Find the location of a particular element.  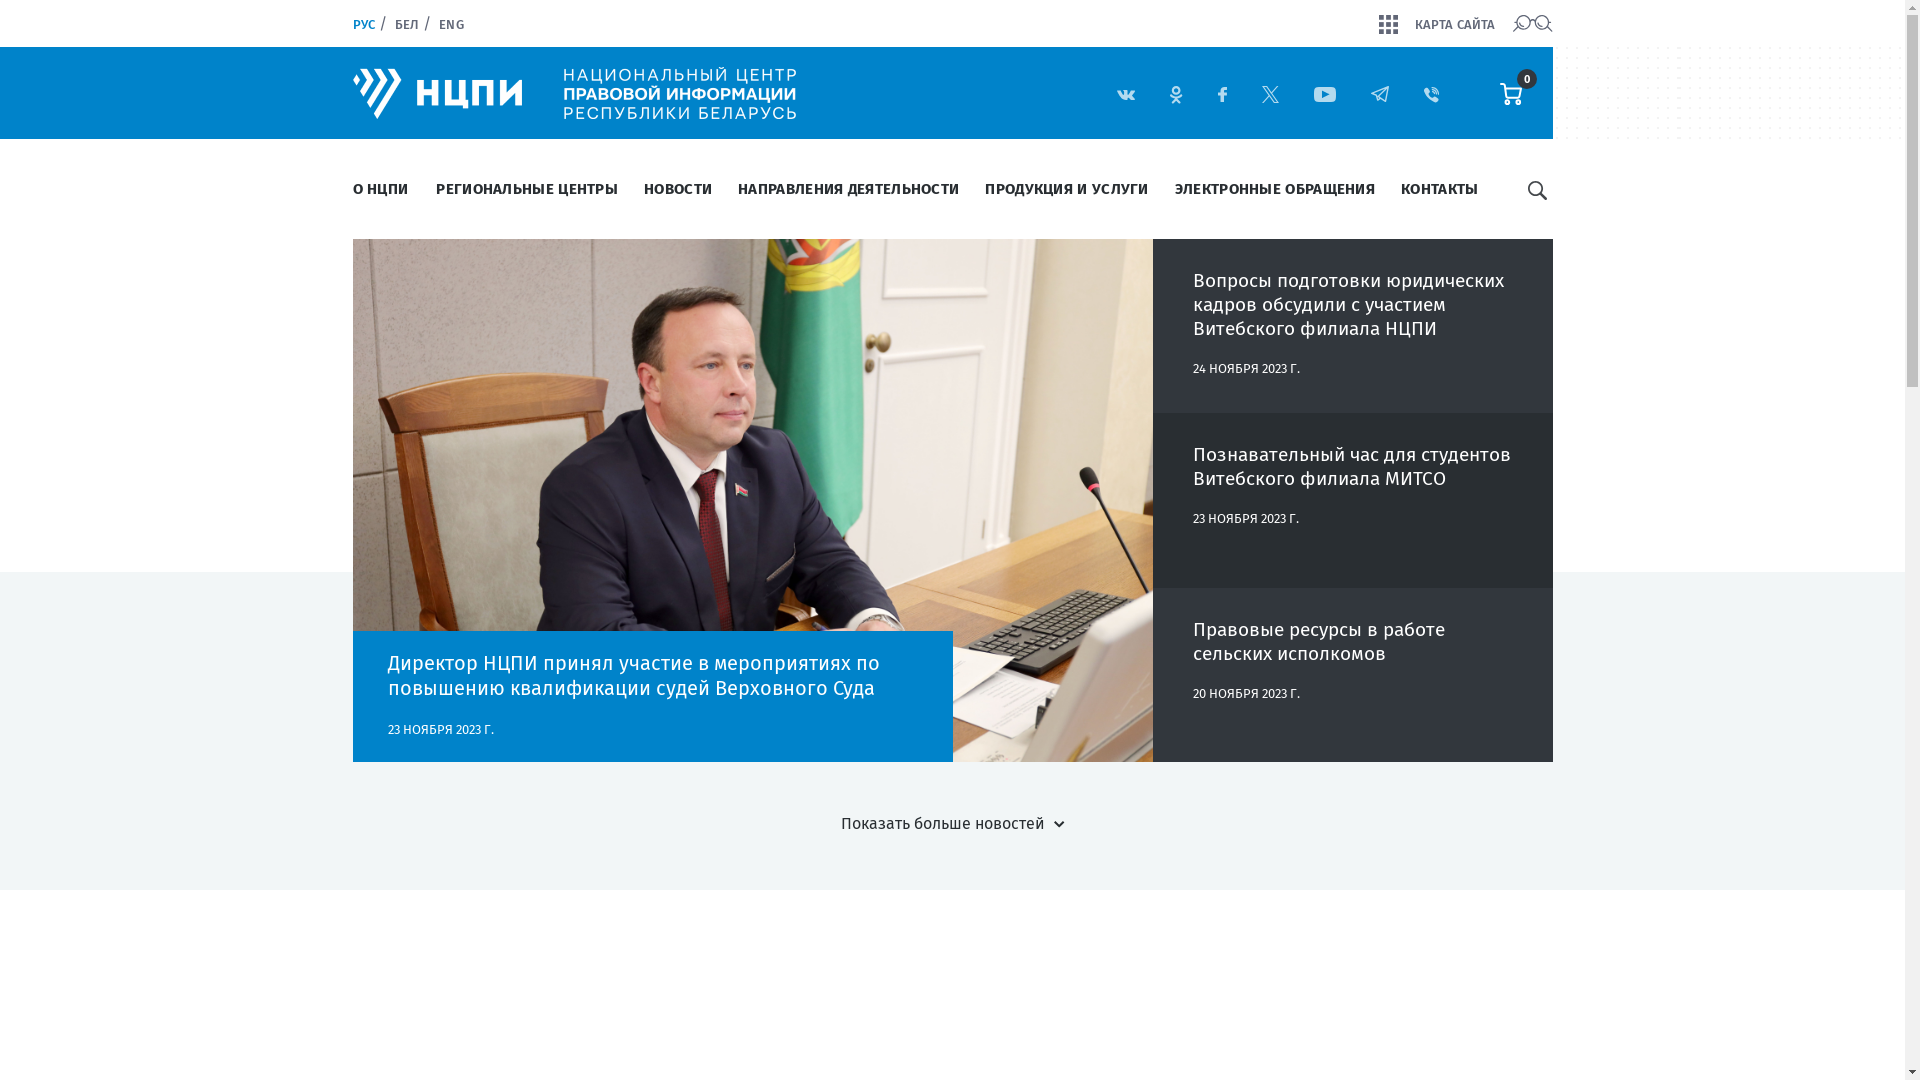

'ENG' is located at coordinates (450, 24).